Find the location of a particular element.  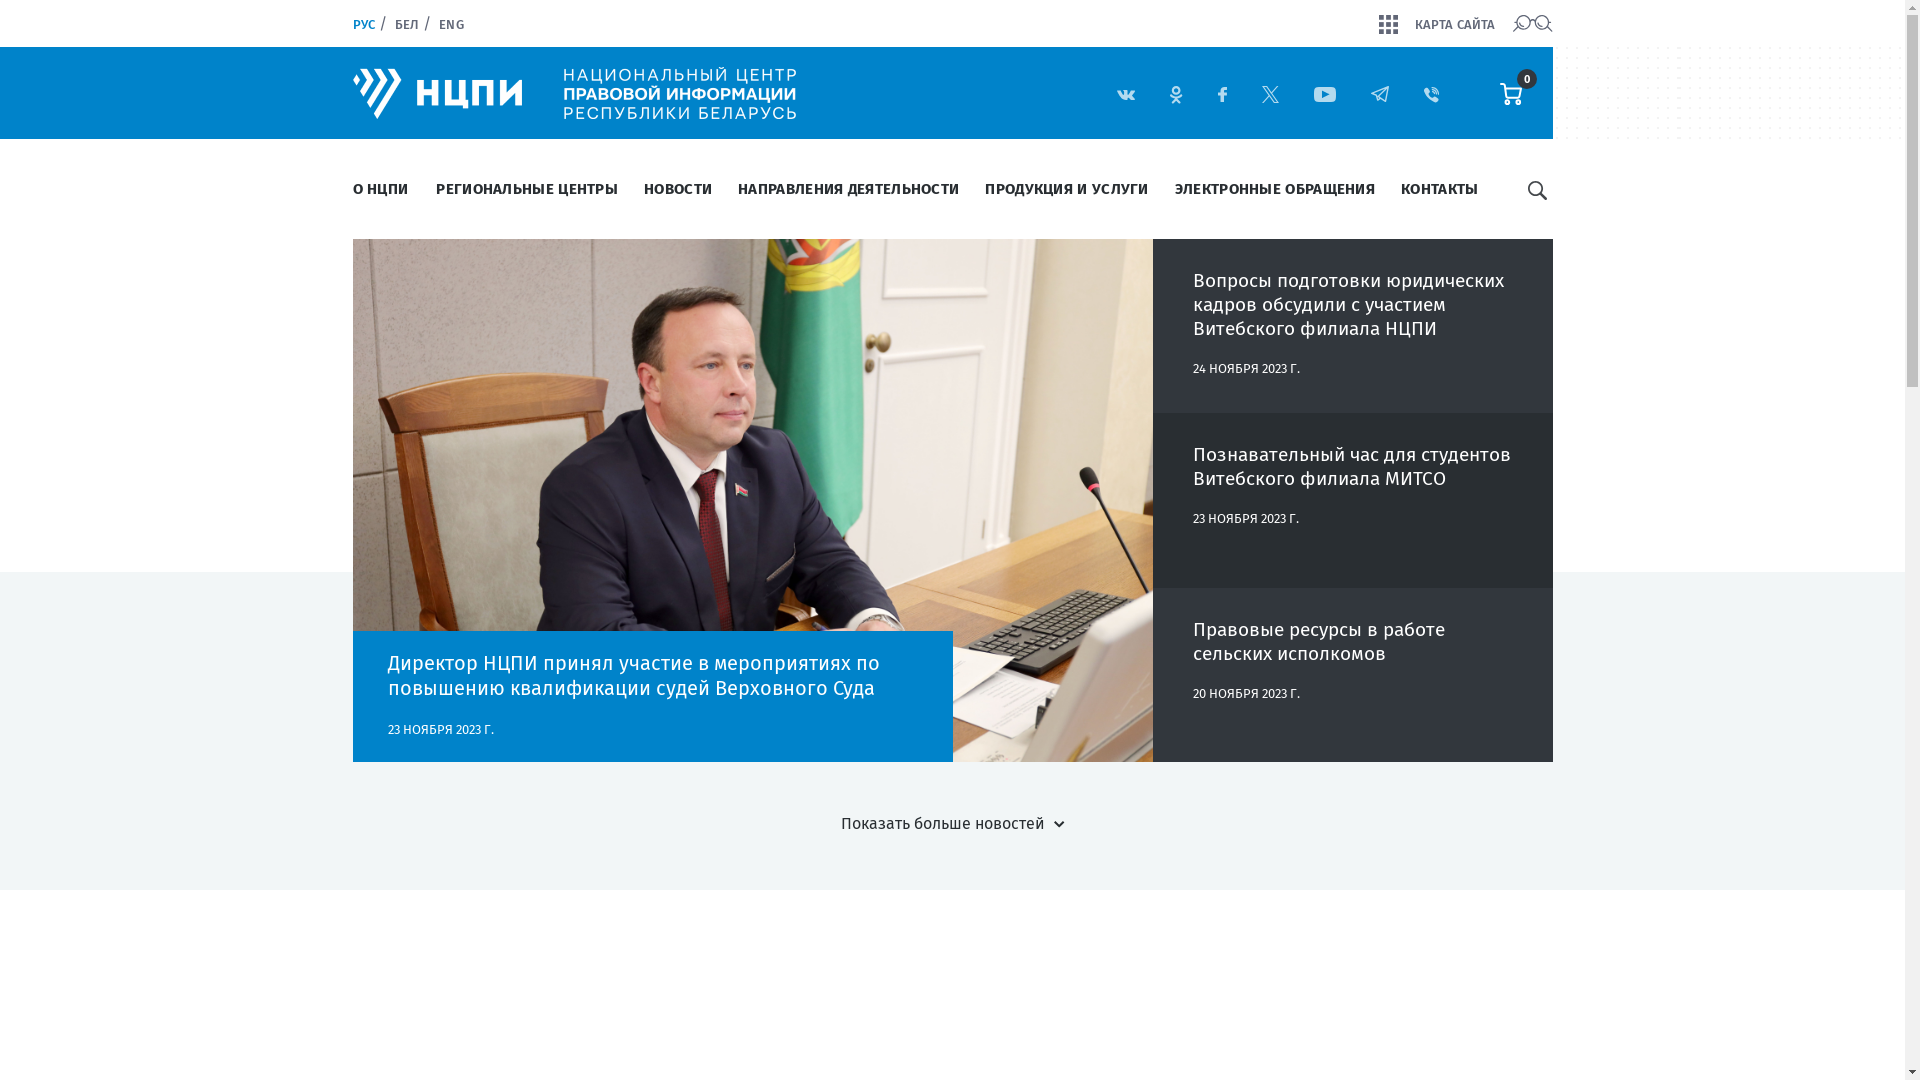

'ENG' is located at coordinates (450, 24).